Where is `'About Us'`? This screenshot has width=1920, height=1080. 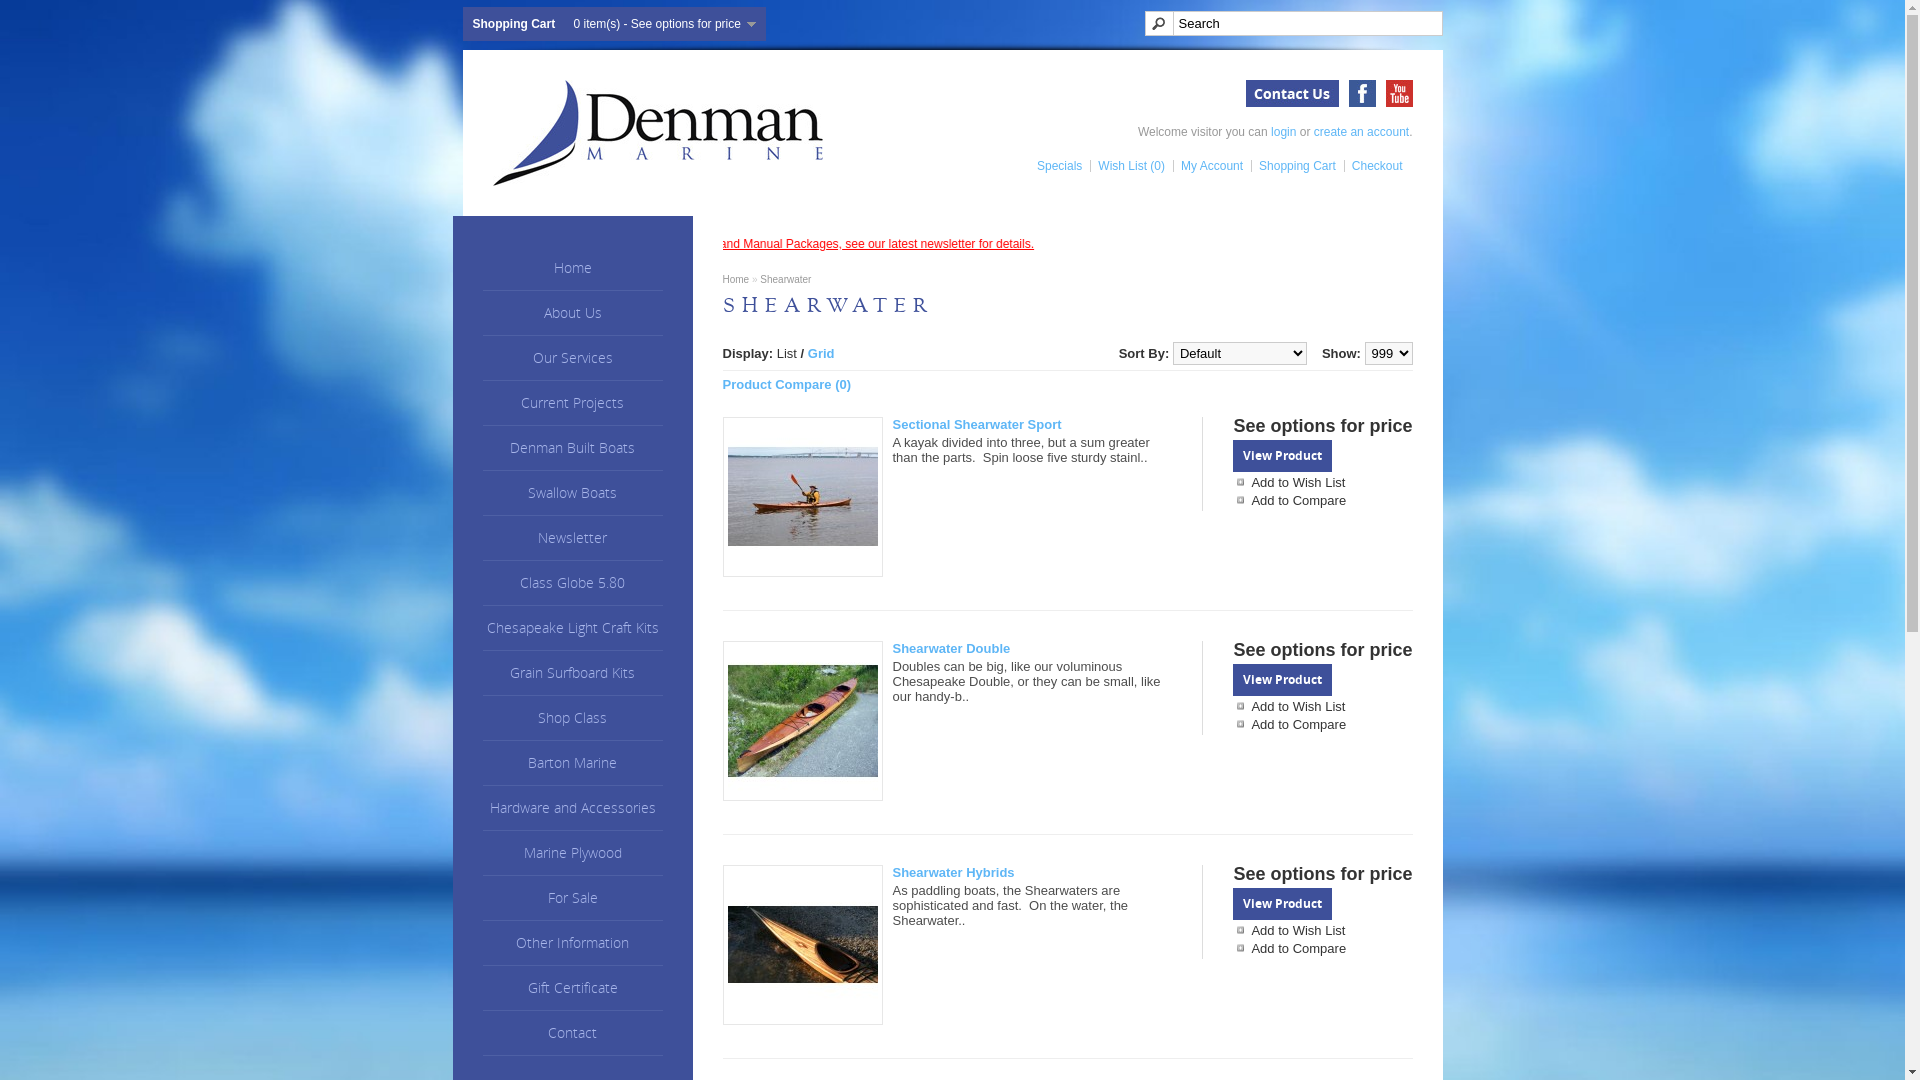
'About Us' is located at coordinates (570, 313).